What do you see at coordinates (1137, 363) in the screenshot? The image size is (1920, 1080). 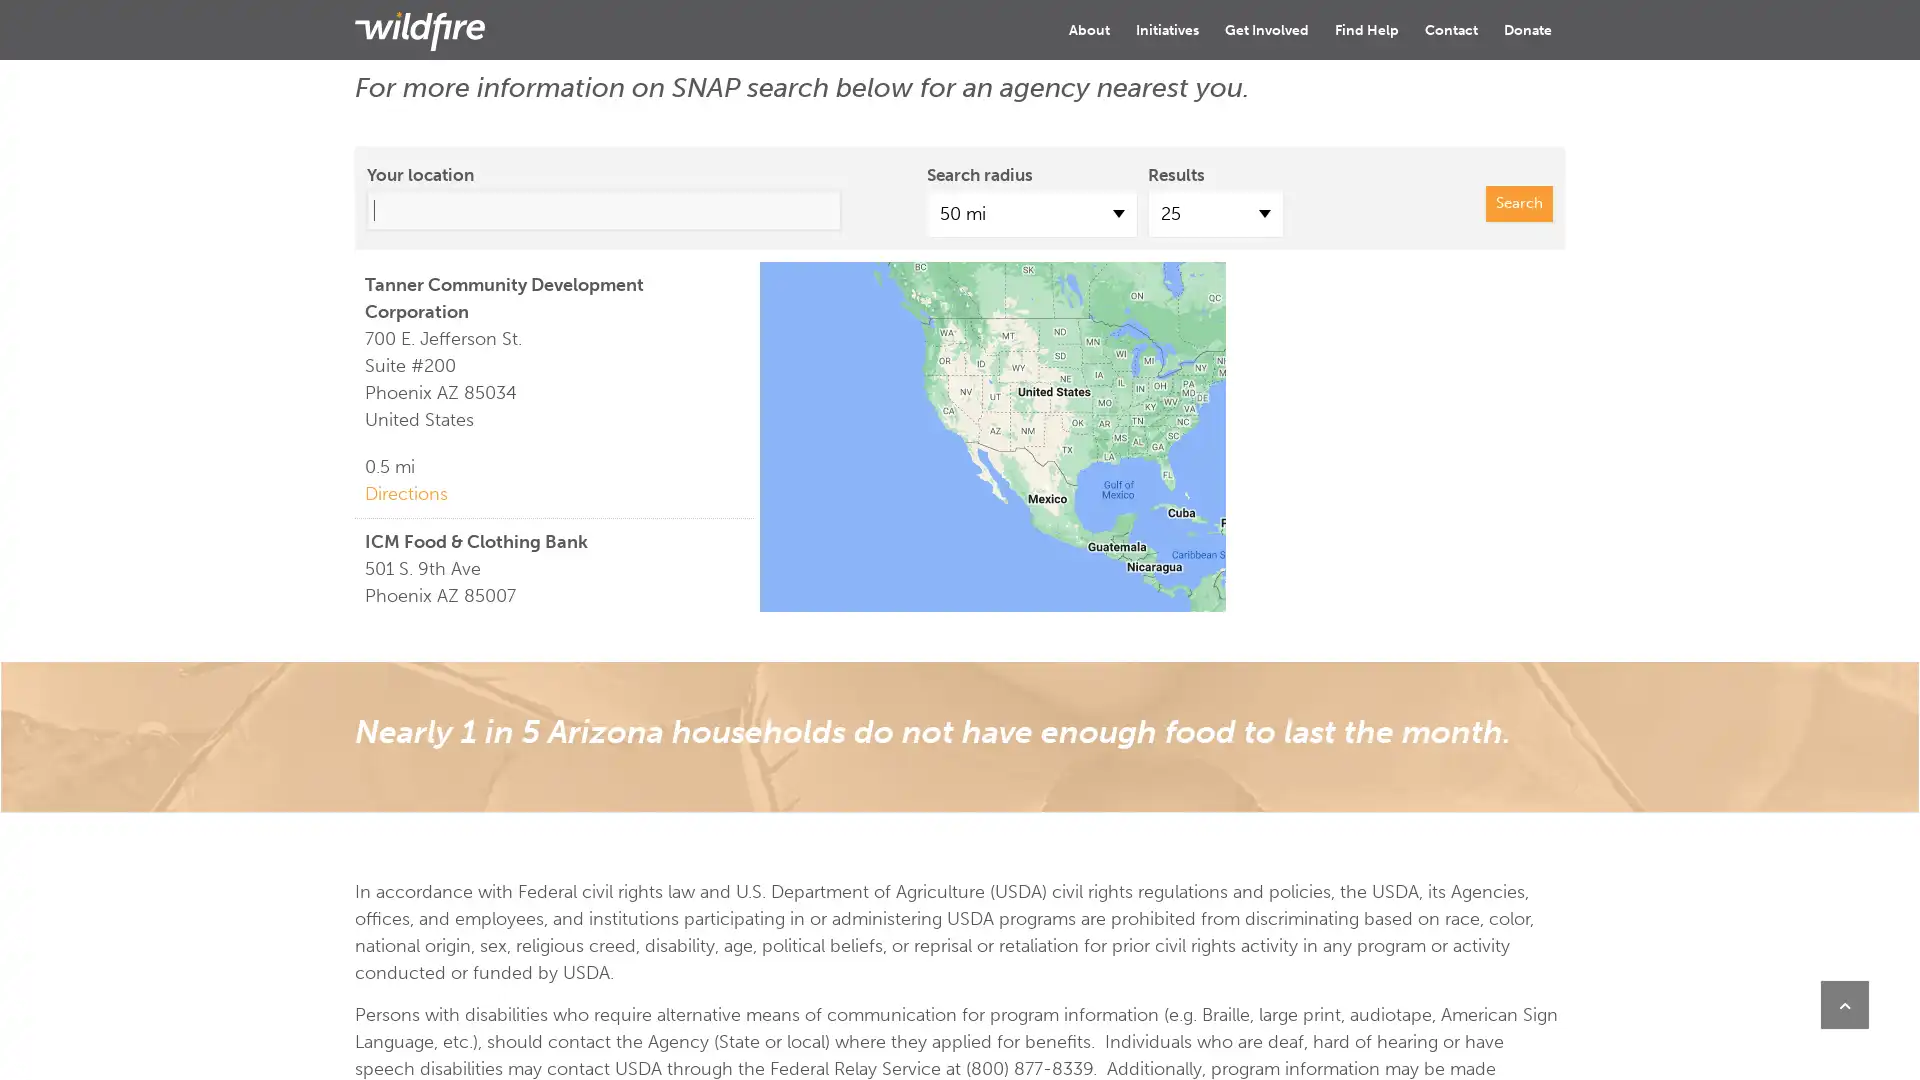 I see `Mountain Park Health Center  Christown` at bounding box center [1137, 363].